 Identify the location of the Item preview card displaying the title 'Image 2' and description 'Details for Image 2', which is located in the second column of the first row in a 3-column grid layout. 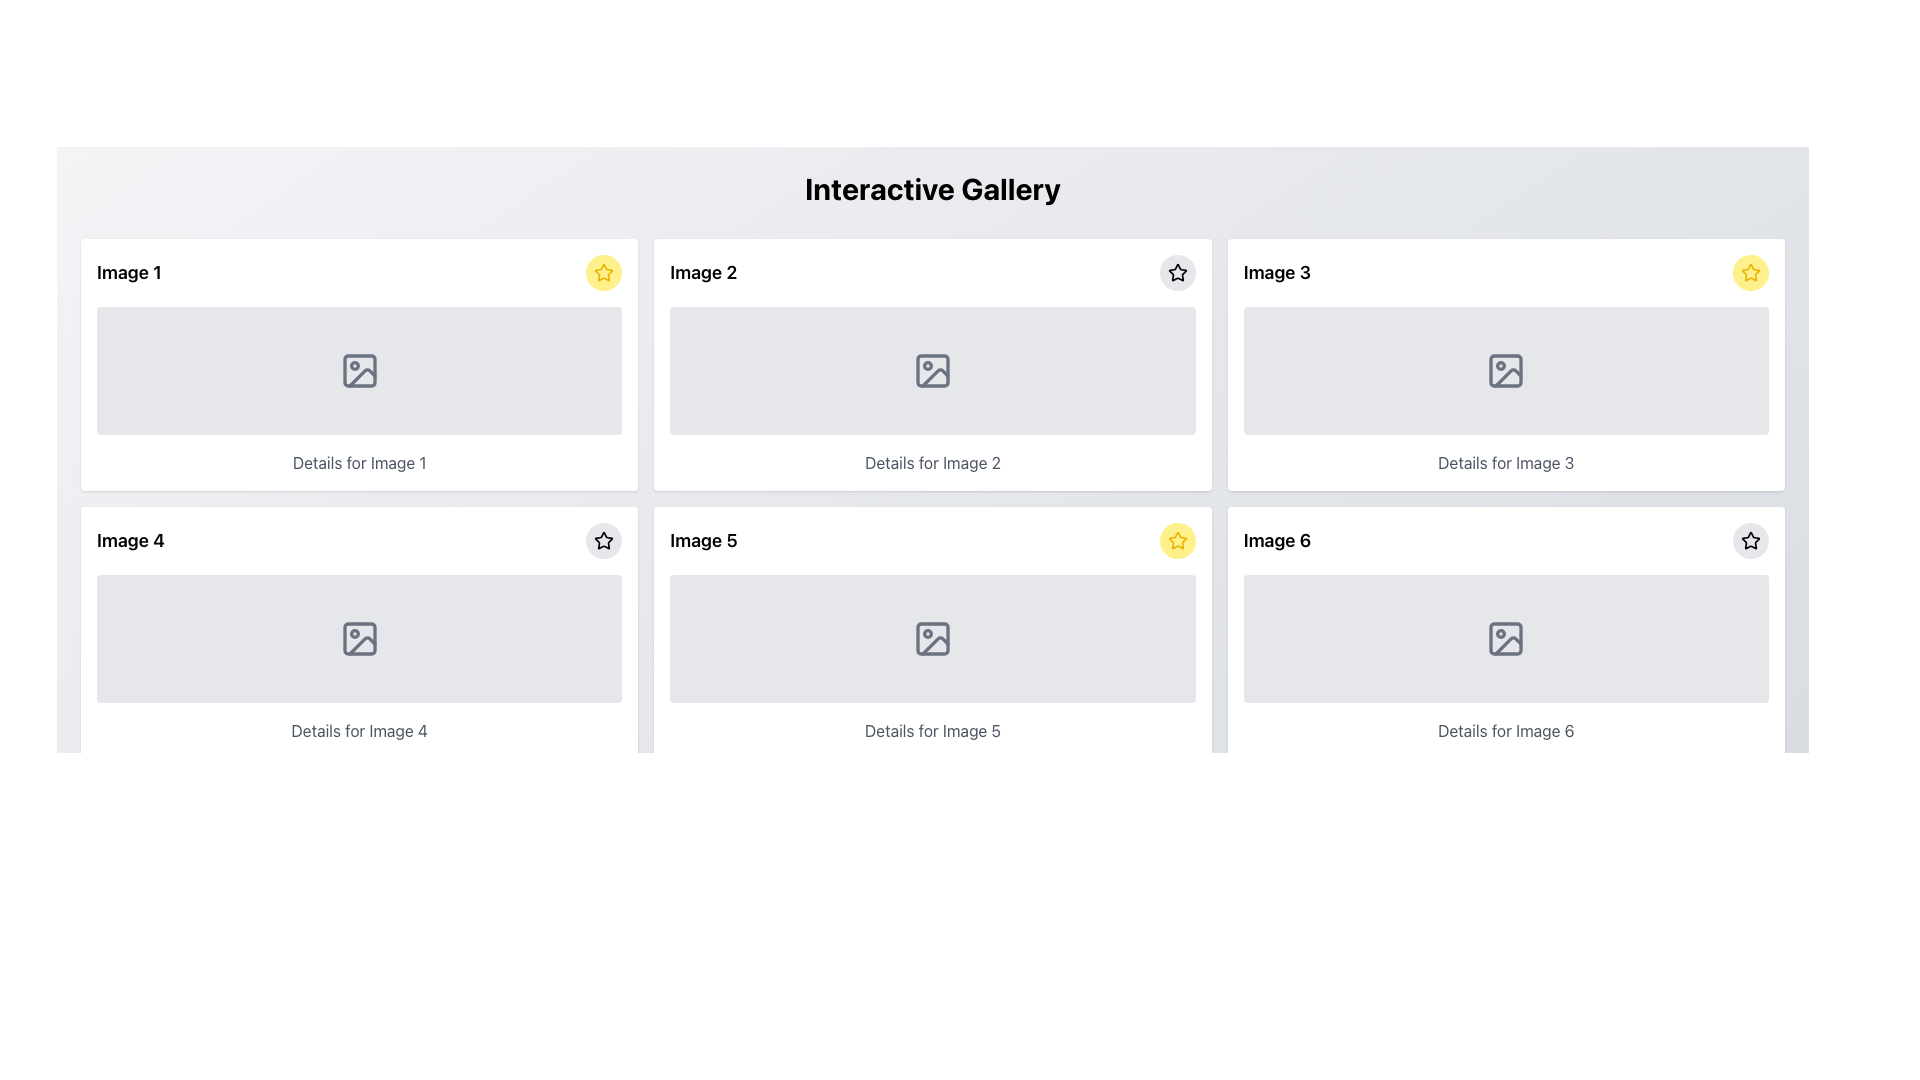
(931, 365).